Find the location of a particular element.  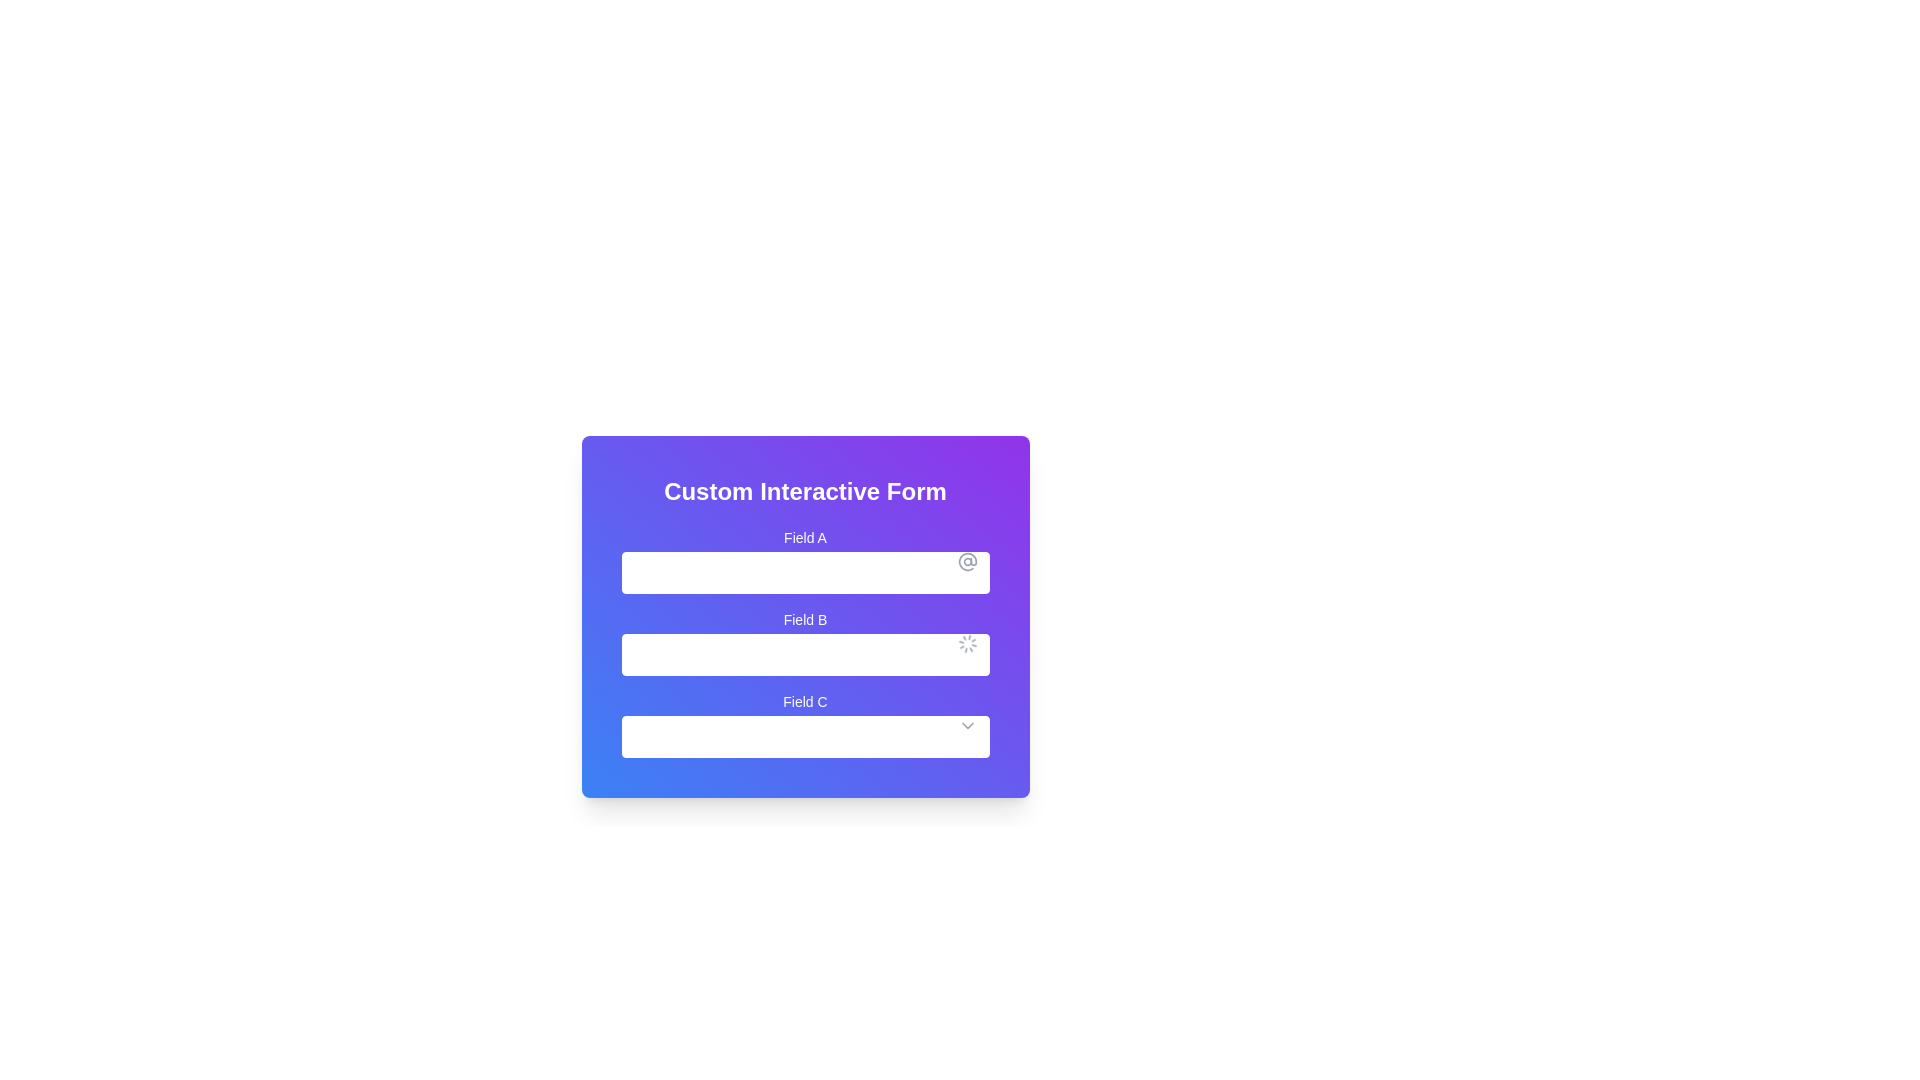

the 'Field B' label, which is the second label in a vertical sequence located in the center of the gradient background form is located at coordinates (805, 619).